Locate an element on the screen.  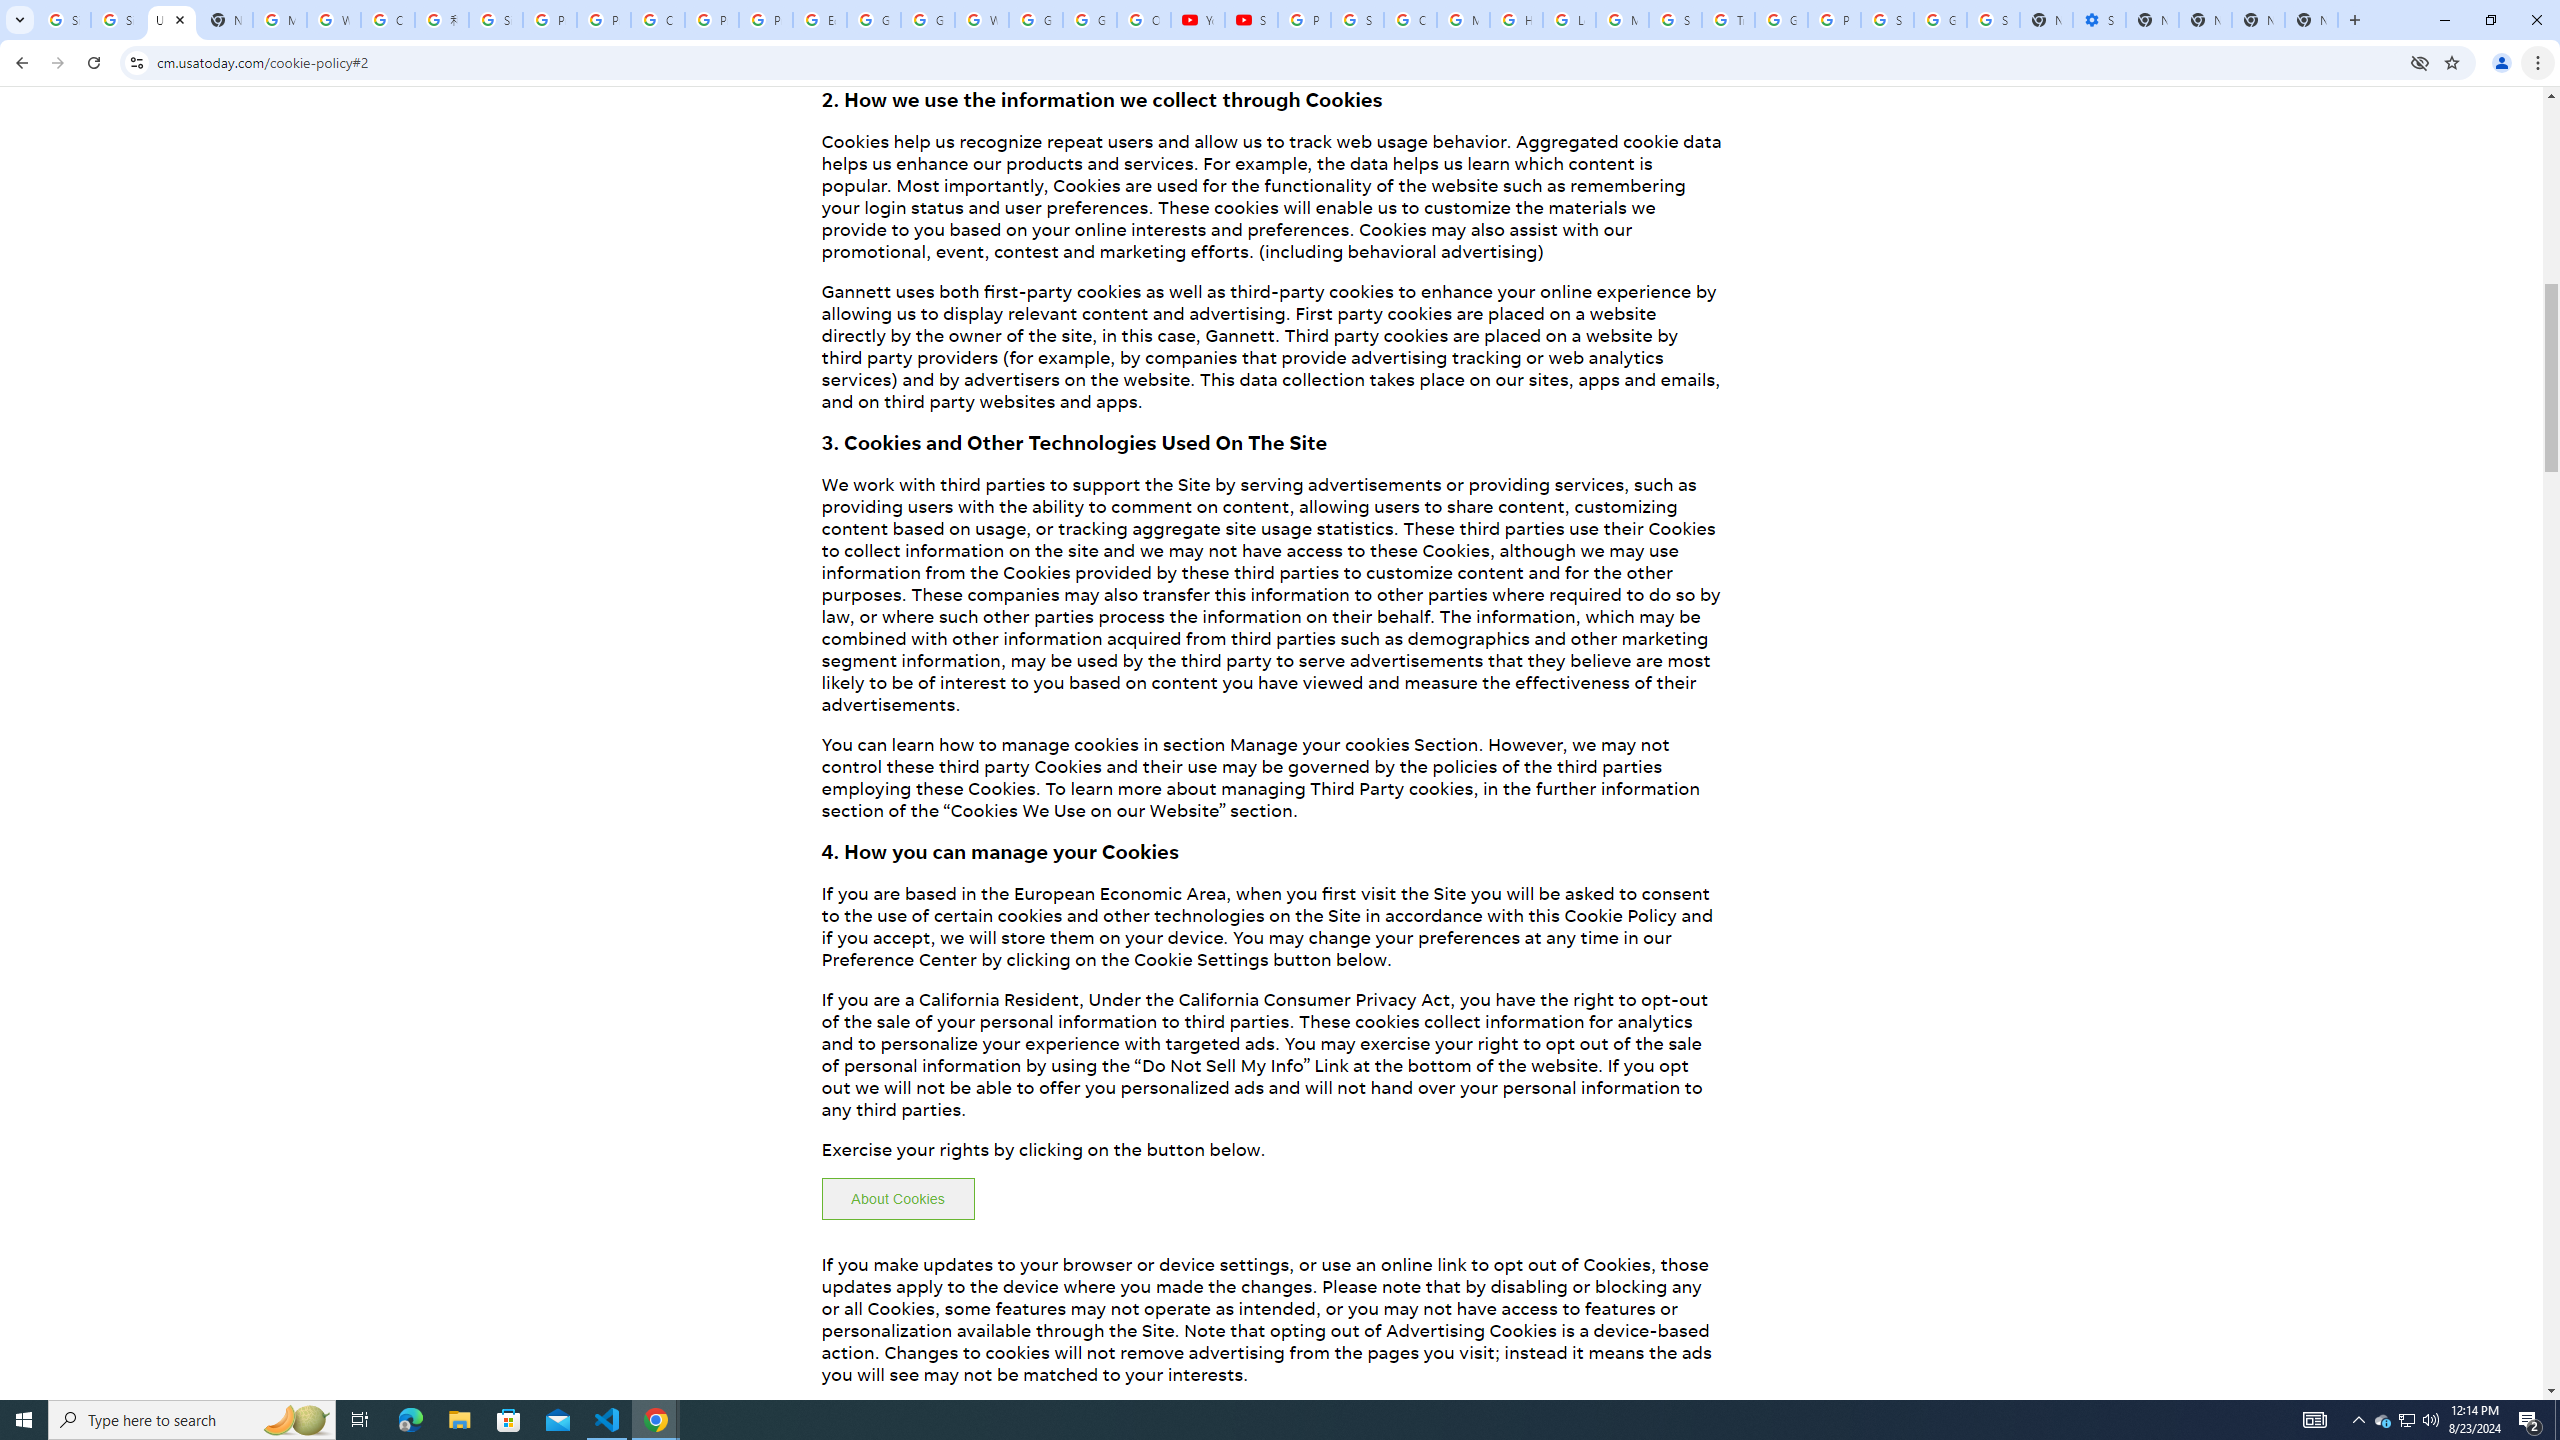
'Sign in - Google Accounts' is located at coordinates (1886, 19).